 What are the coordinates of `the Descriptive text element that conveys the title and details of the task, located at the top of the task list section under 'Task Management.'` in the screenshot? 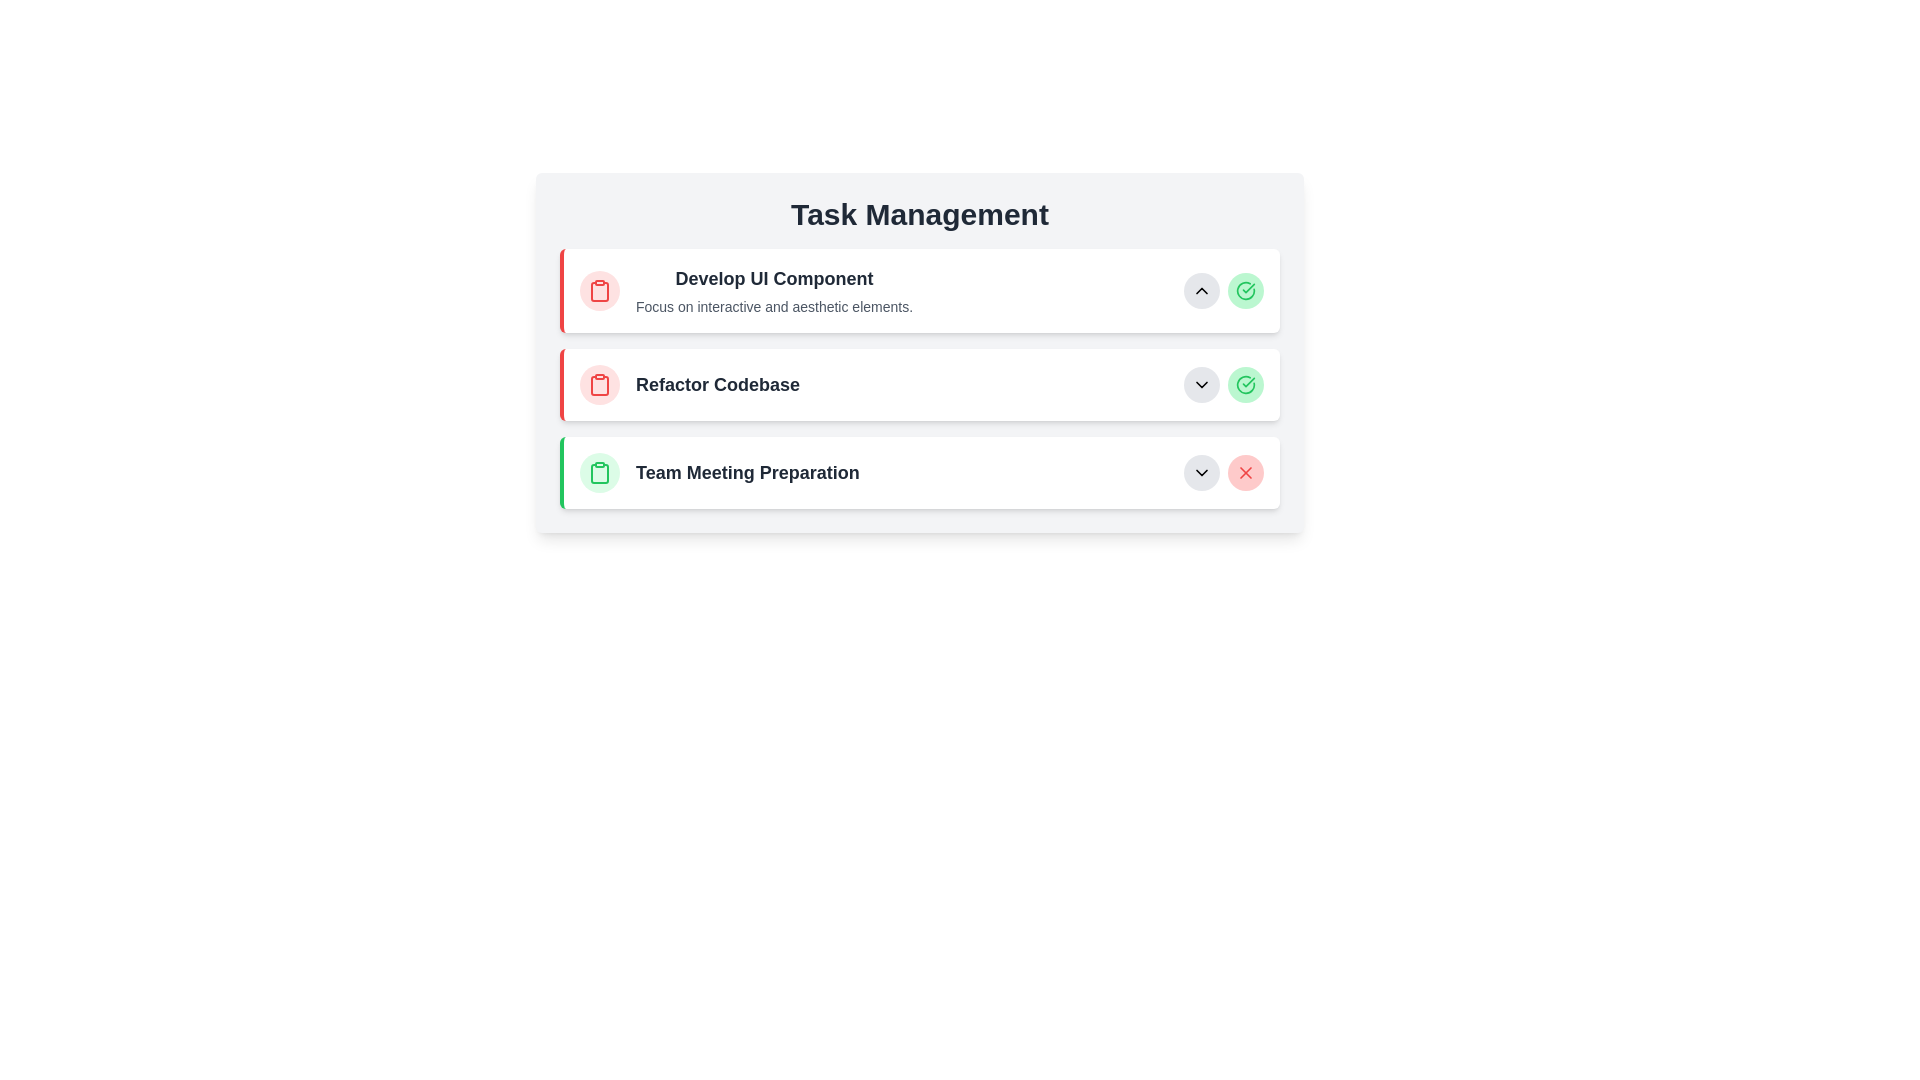 It's located at (773, 290).